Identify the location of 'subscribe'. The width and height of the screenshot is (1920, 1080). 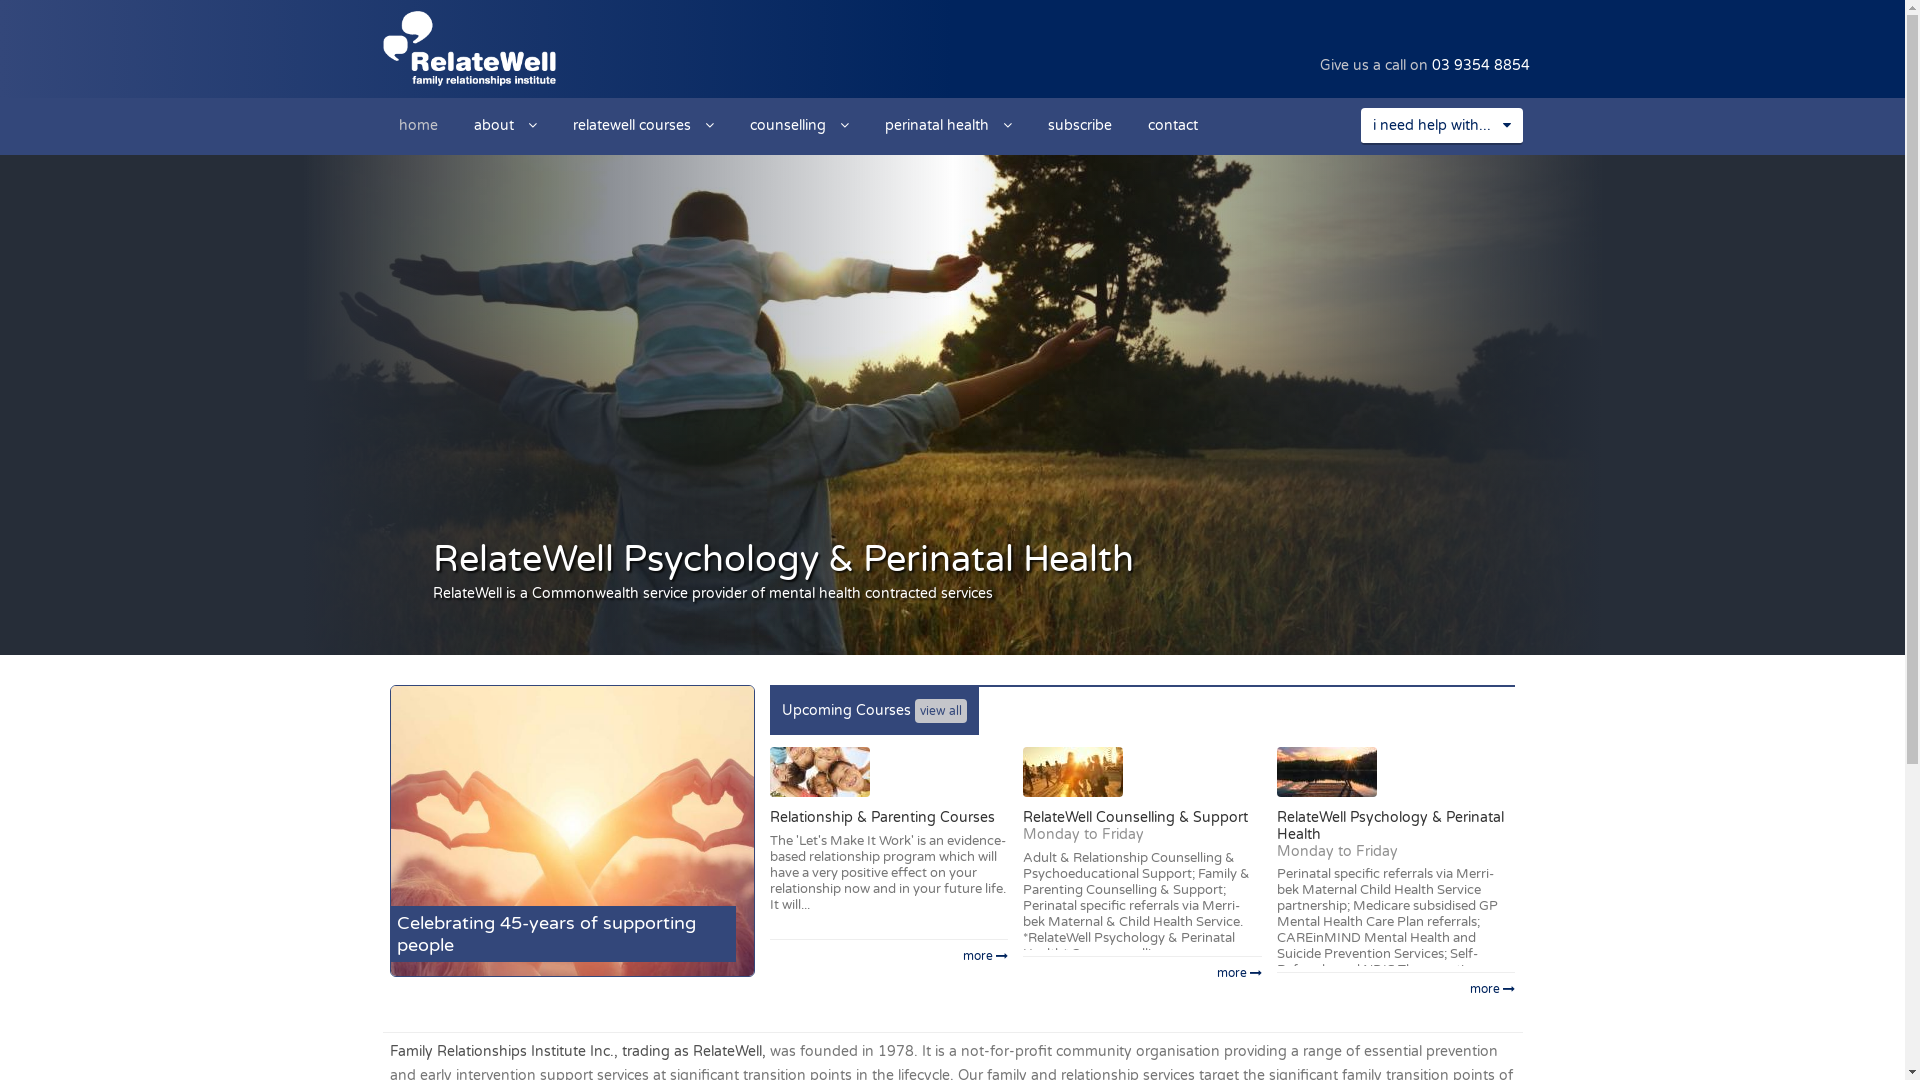
(1079, 124).